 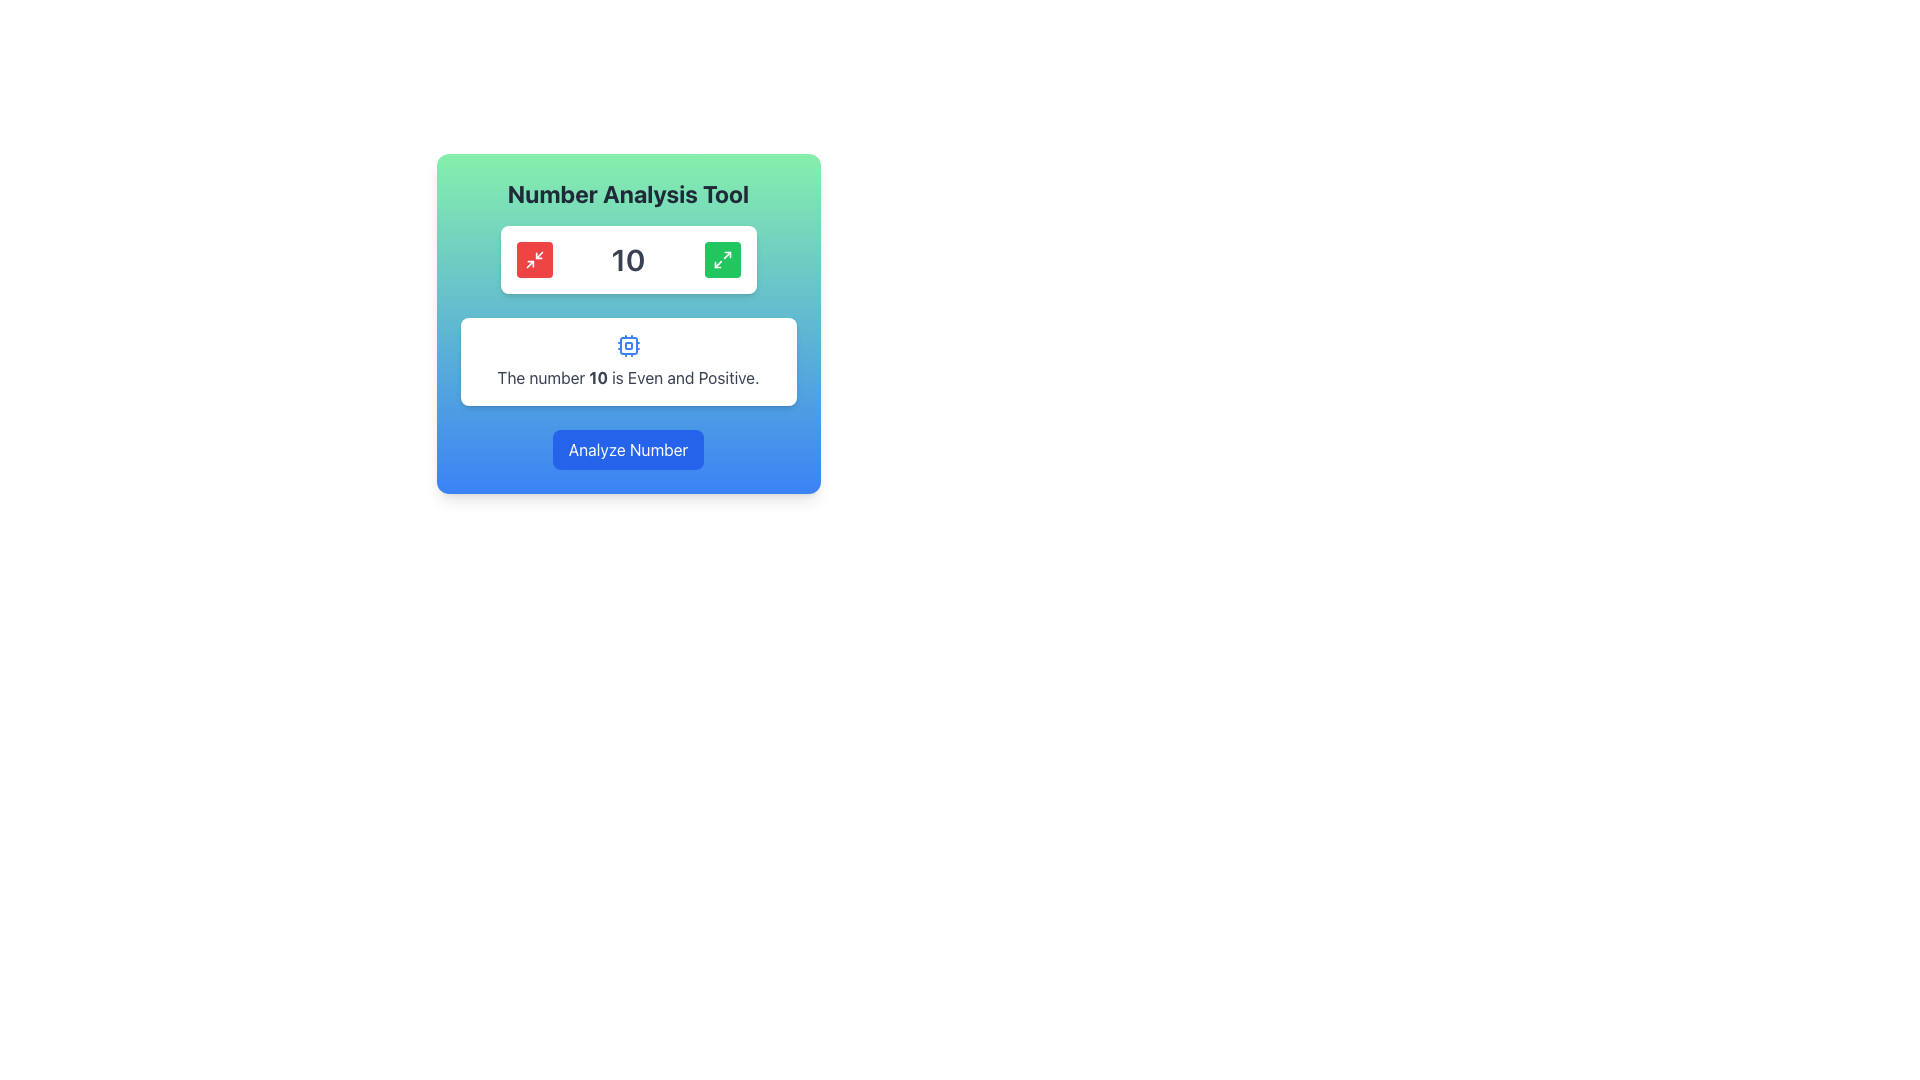 I want to click on the CPU icon that represents computational functionality, which is located above the text 'The number 10 is Even and Positive.', so click(x=627, y=345).